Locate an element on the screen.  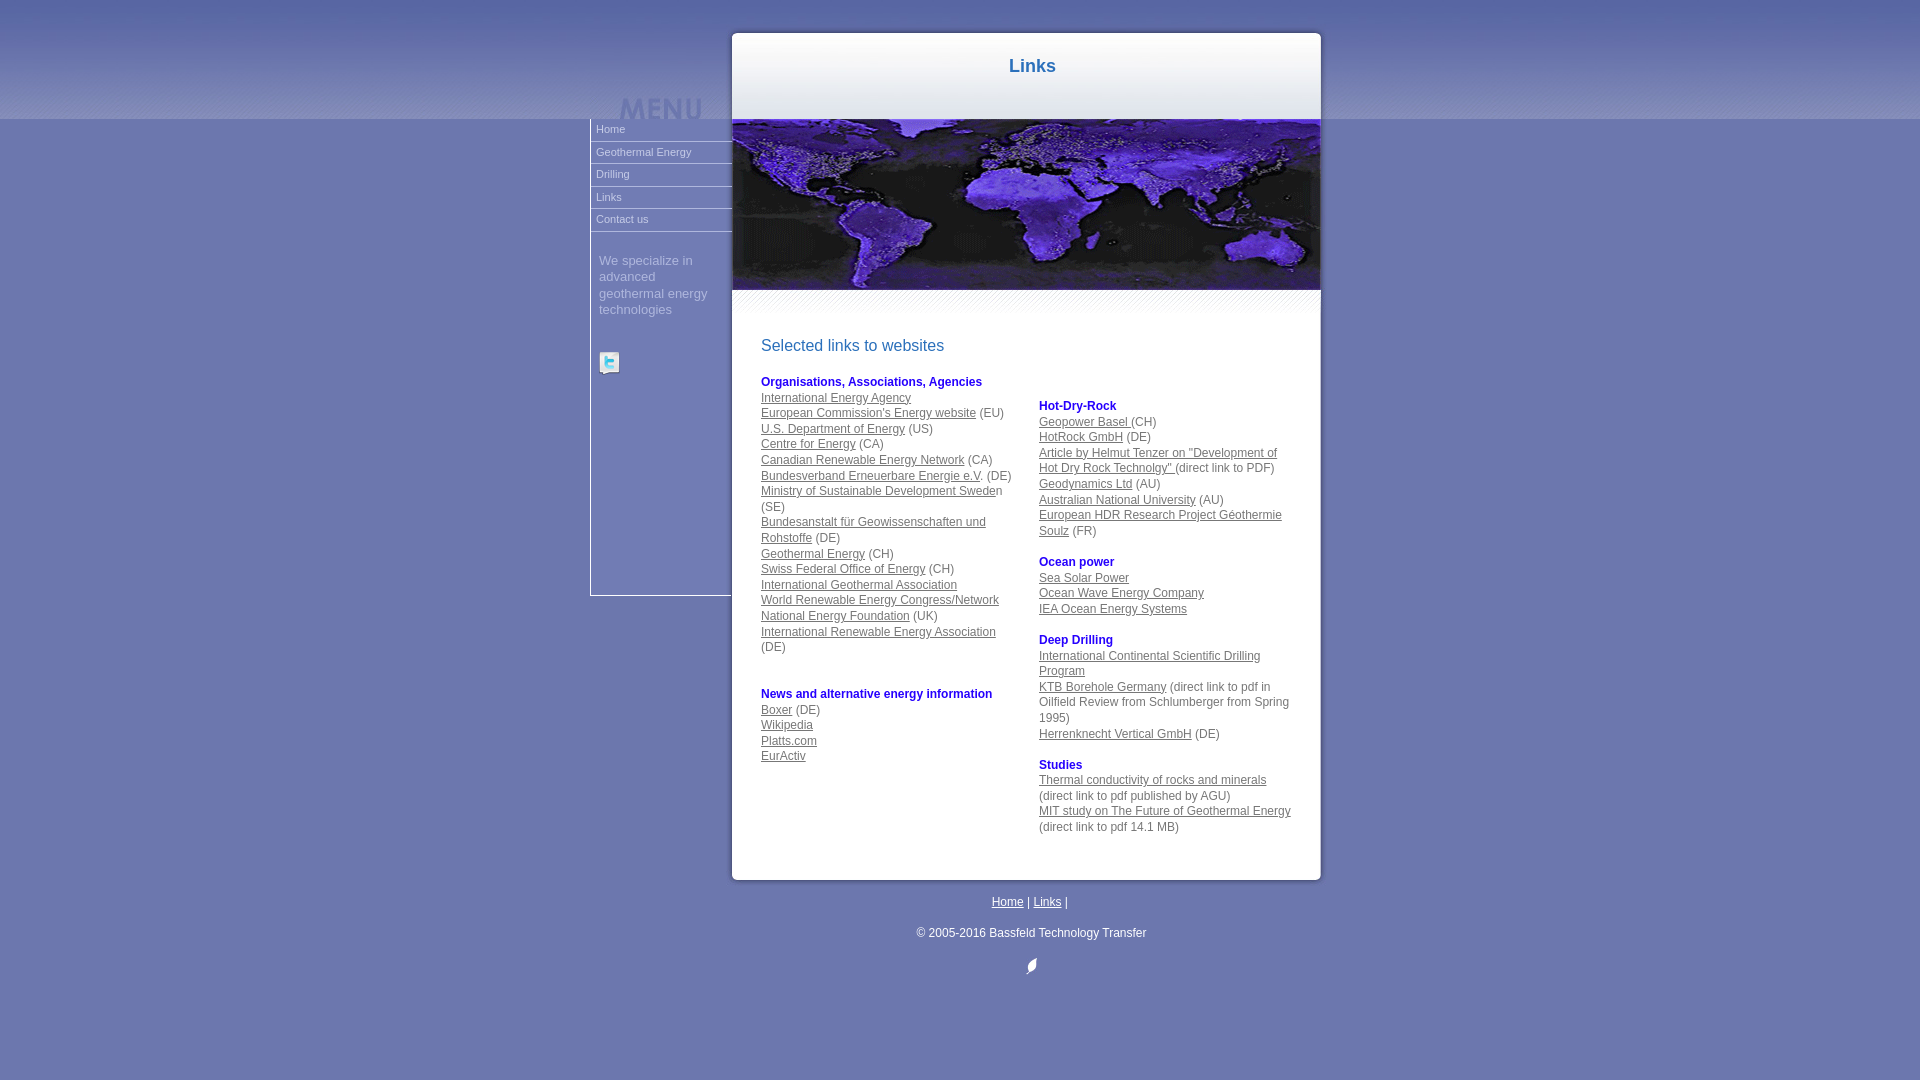
'Wikipedia' is located at coordinates (786, 725).